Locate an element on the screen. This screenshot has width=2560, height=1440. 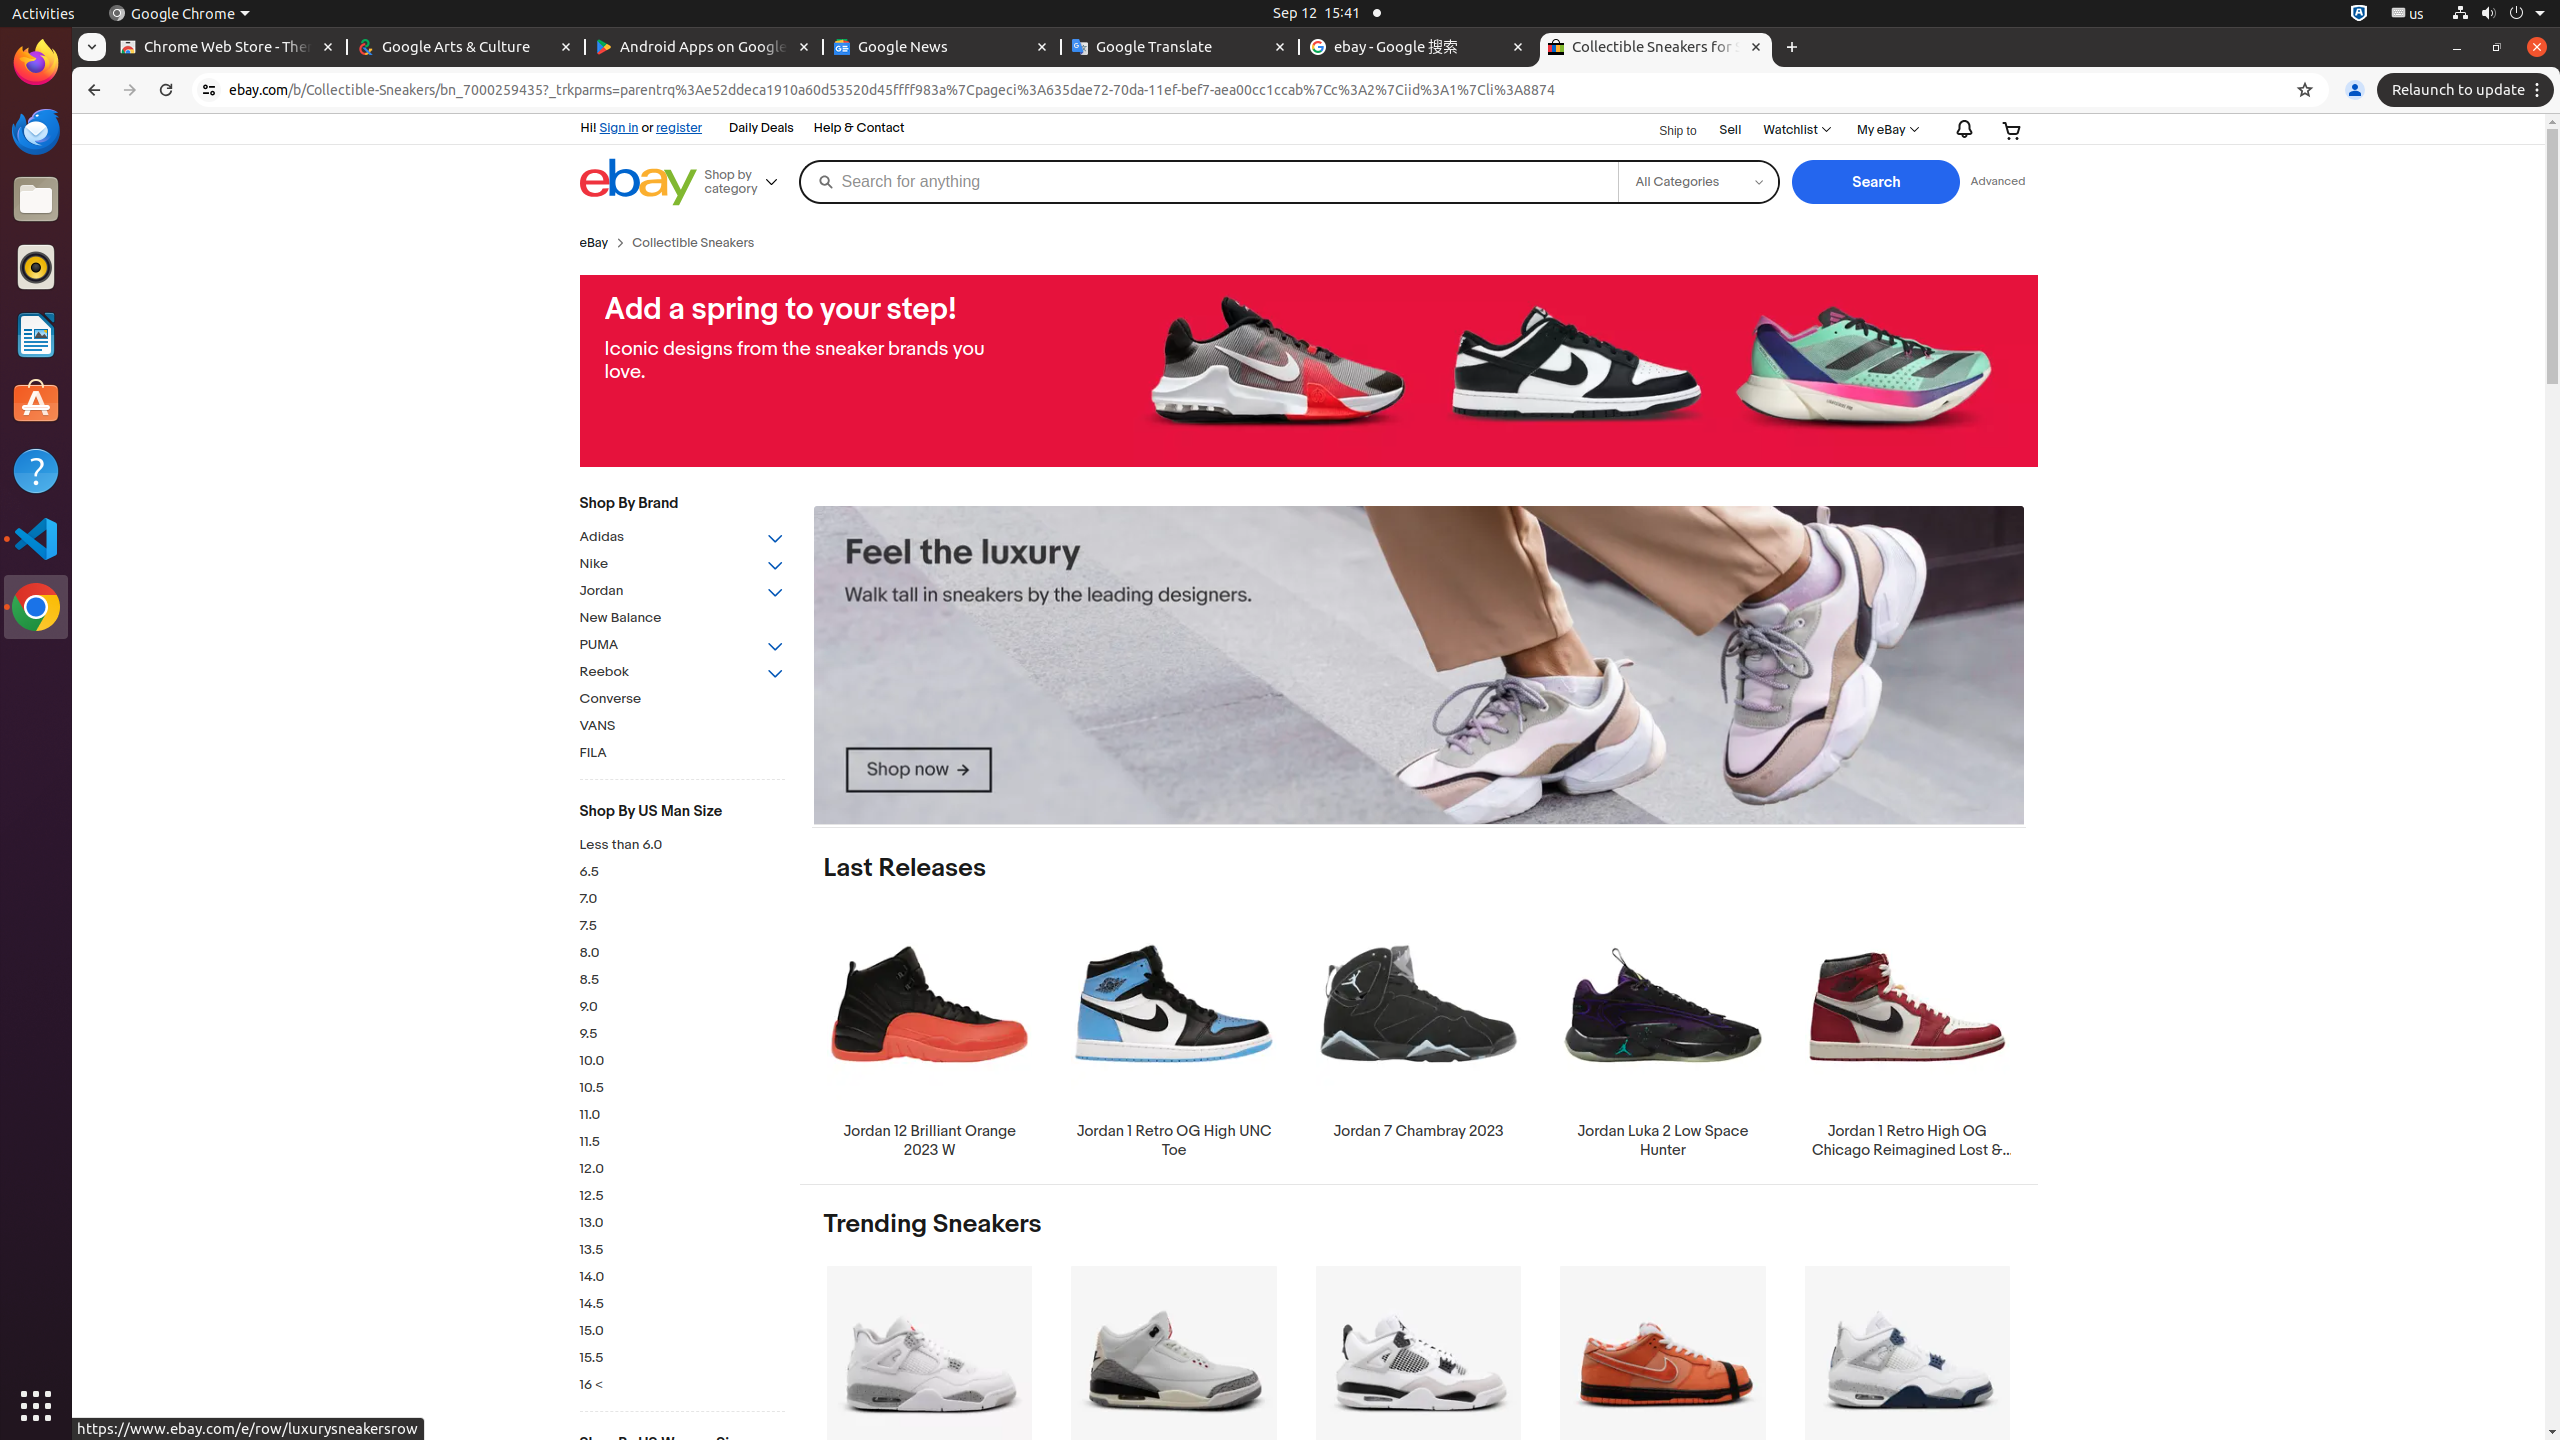
'7.0' is located at coordinates (680, 899).